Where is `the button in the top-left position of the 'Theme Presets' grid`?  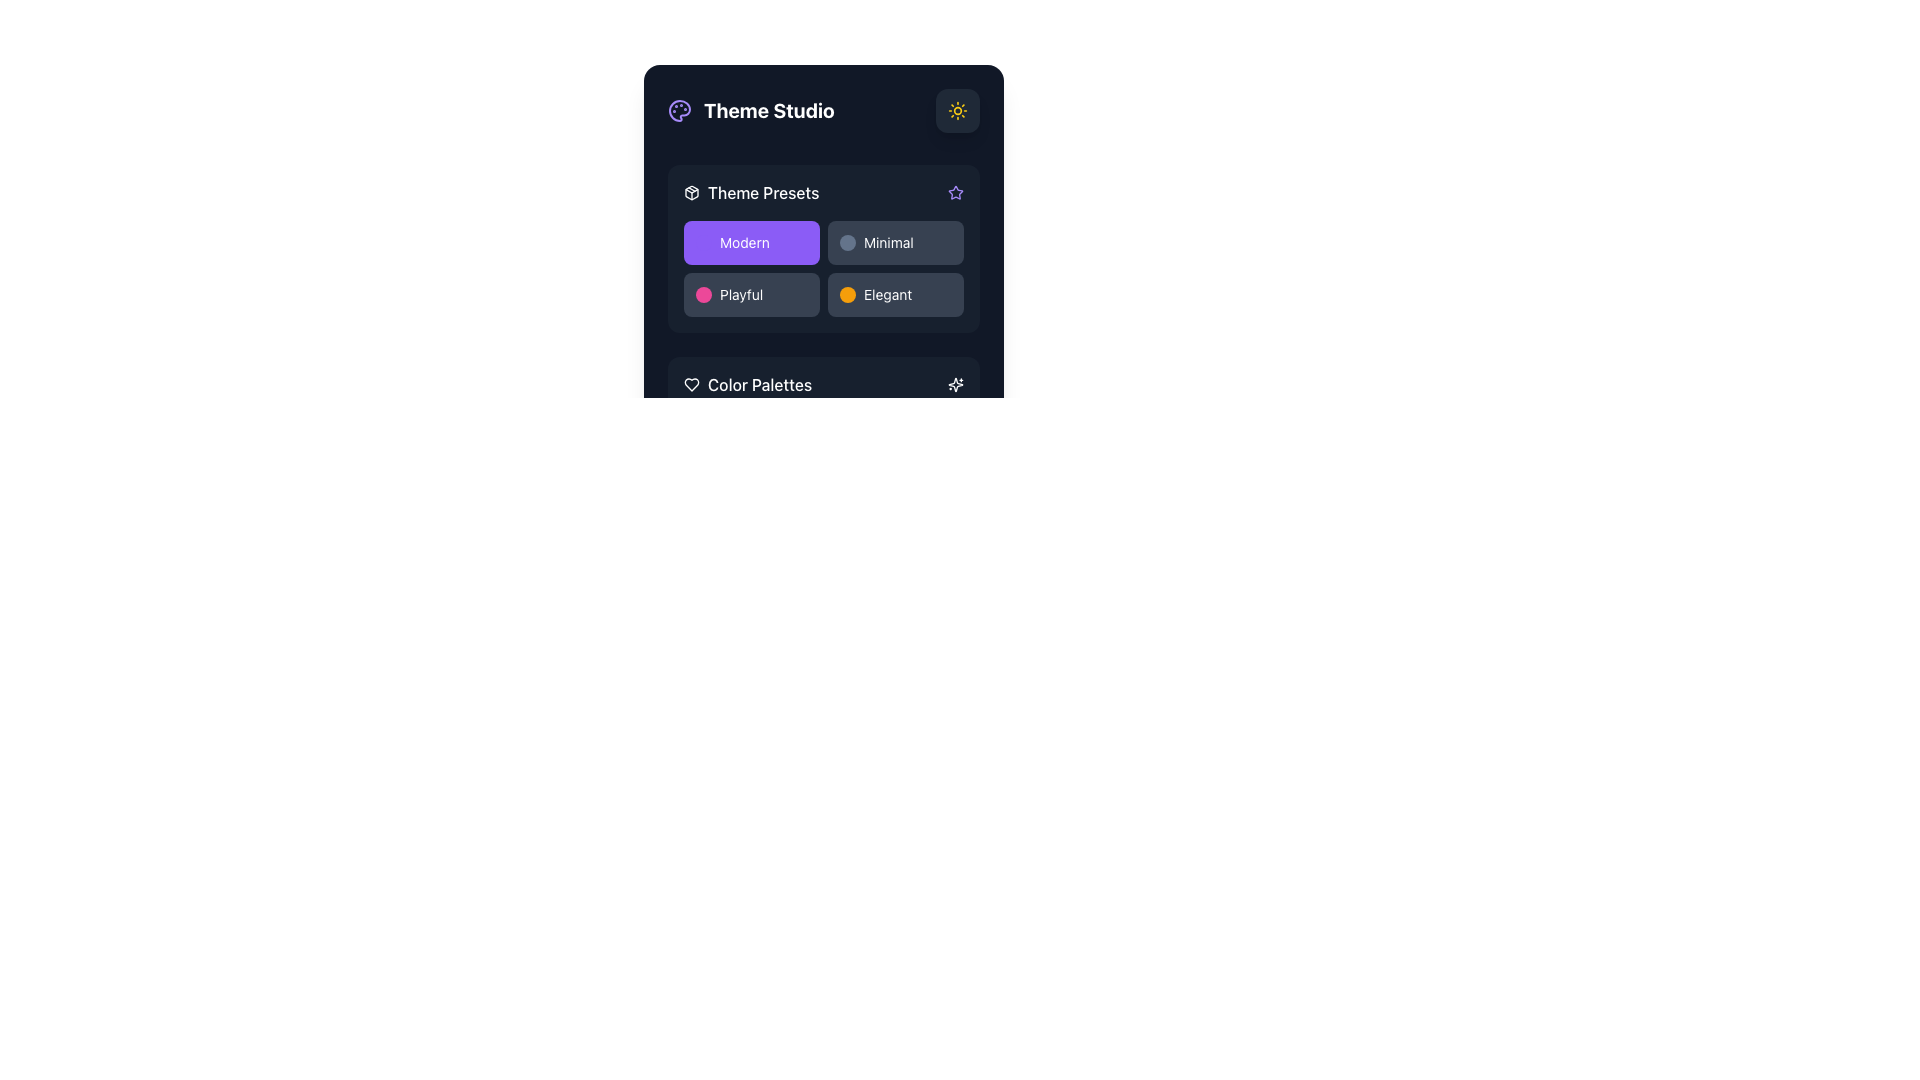
the button in the top-left position of the 'Theme Presets' grid is located at coordinates (751, 242).